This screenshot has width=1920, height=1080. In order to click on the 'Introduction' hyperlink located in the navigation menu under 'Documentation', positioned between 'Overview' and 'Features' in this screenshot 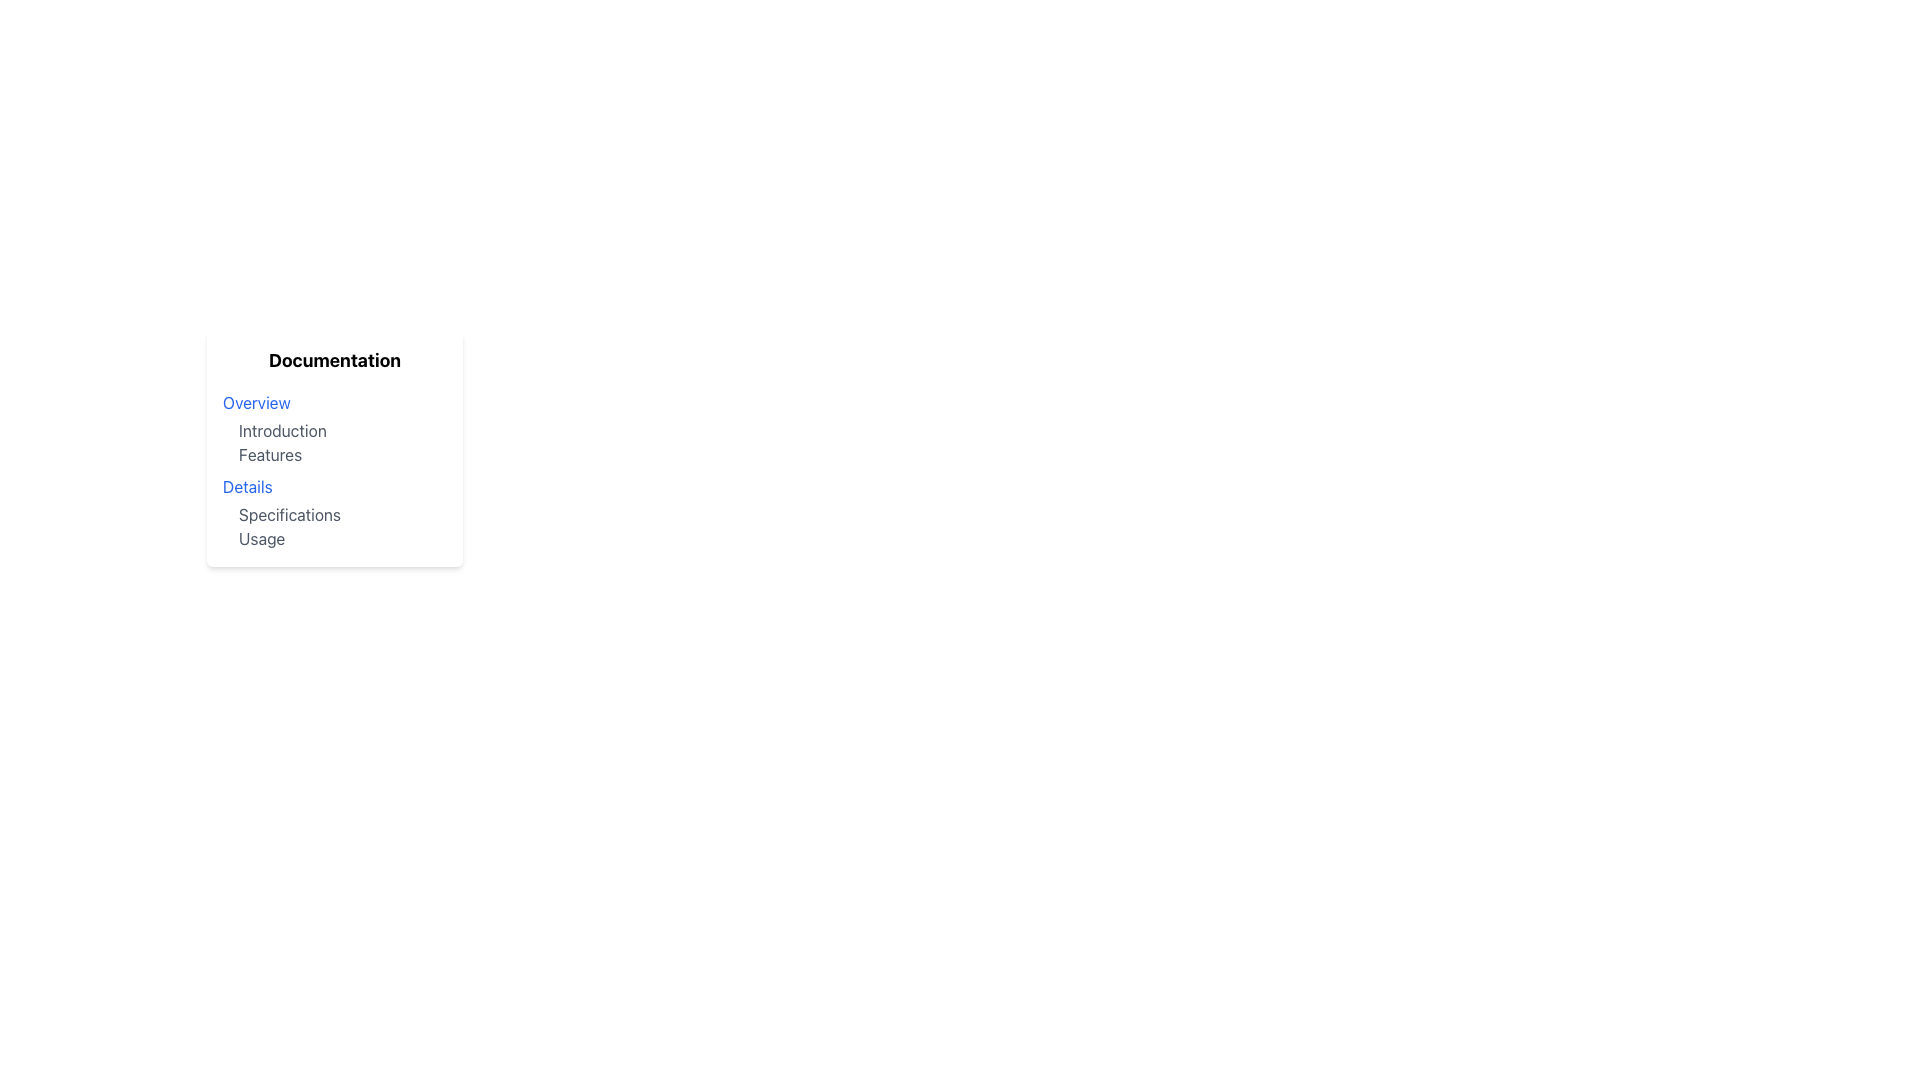, I will do `click(281, 430)`.